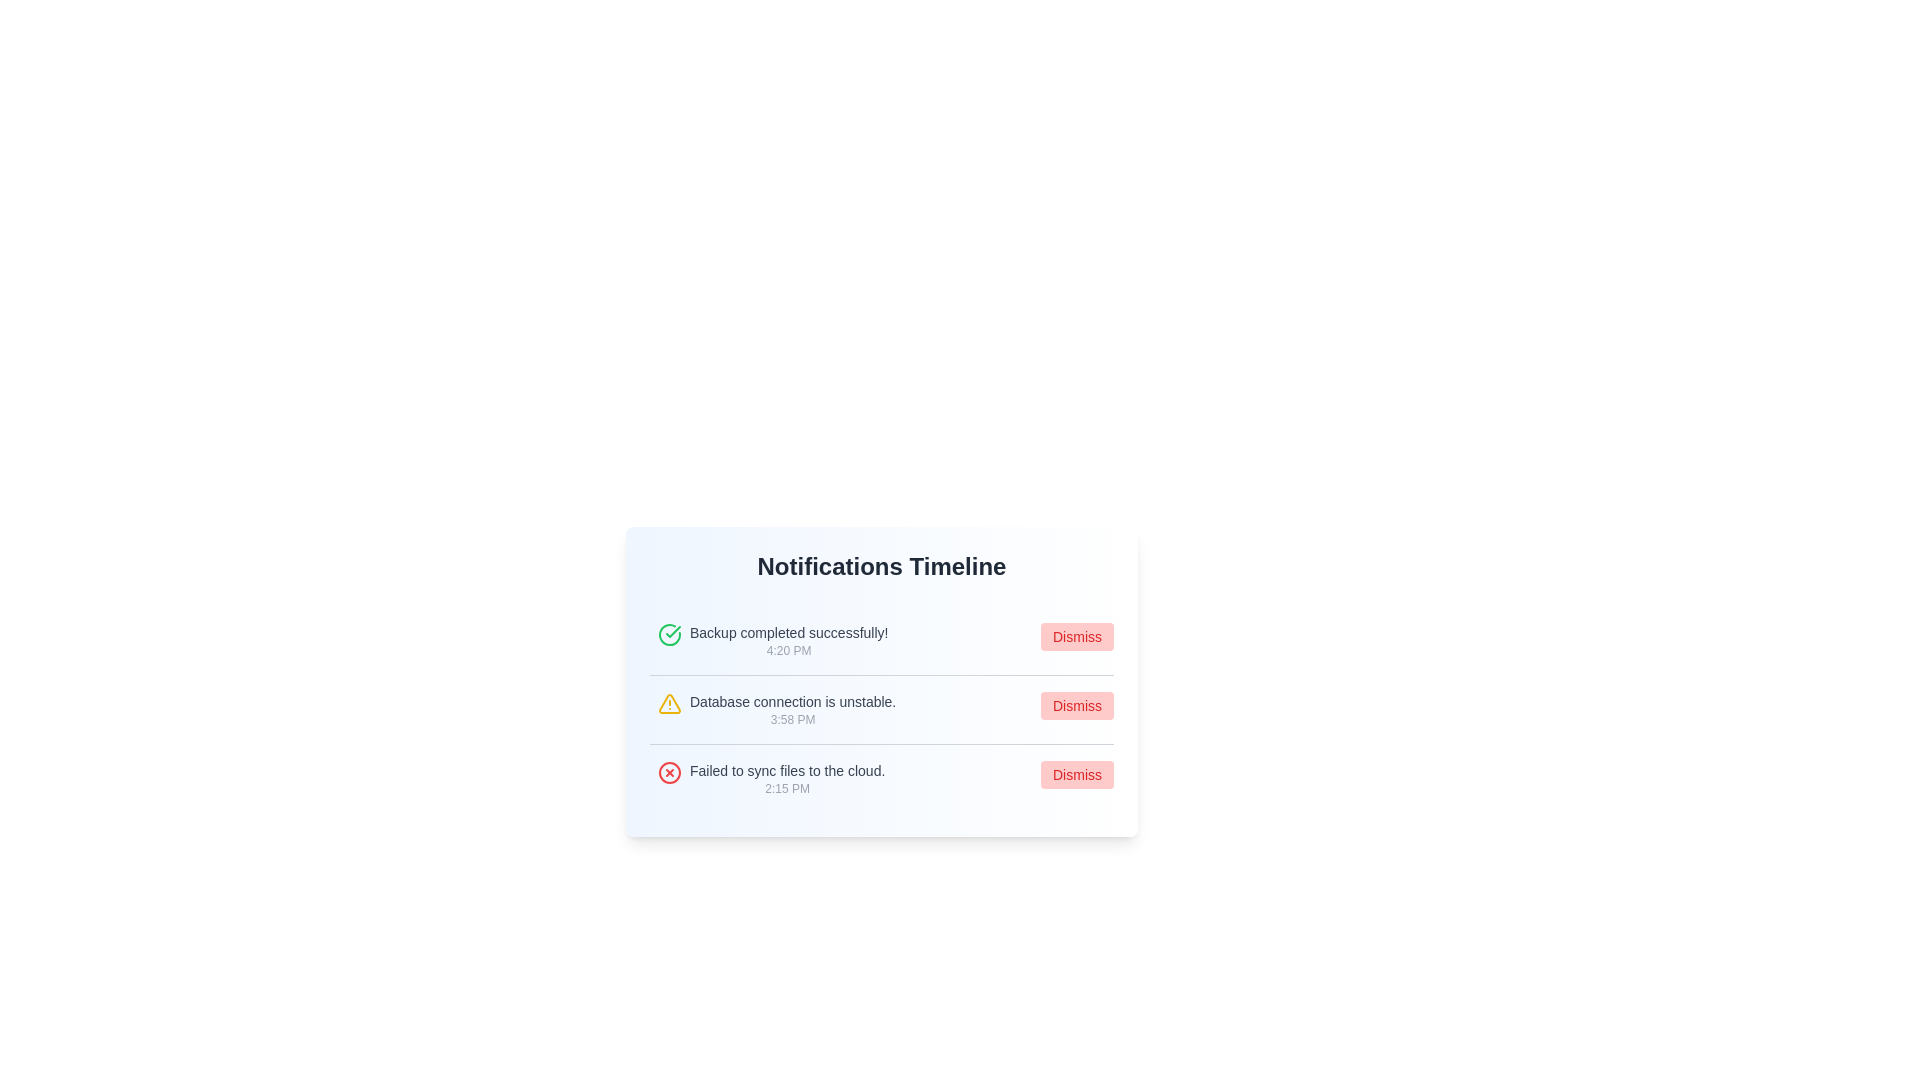 This screenshot has width=1920, height=1080. Describe the element at coordinates (881, 567) in the screenshot. I see `the static text header that serves as the title for the notifications section, located at the top of the light blue and white gradient box` at that location.